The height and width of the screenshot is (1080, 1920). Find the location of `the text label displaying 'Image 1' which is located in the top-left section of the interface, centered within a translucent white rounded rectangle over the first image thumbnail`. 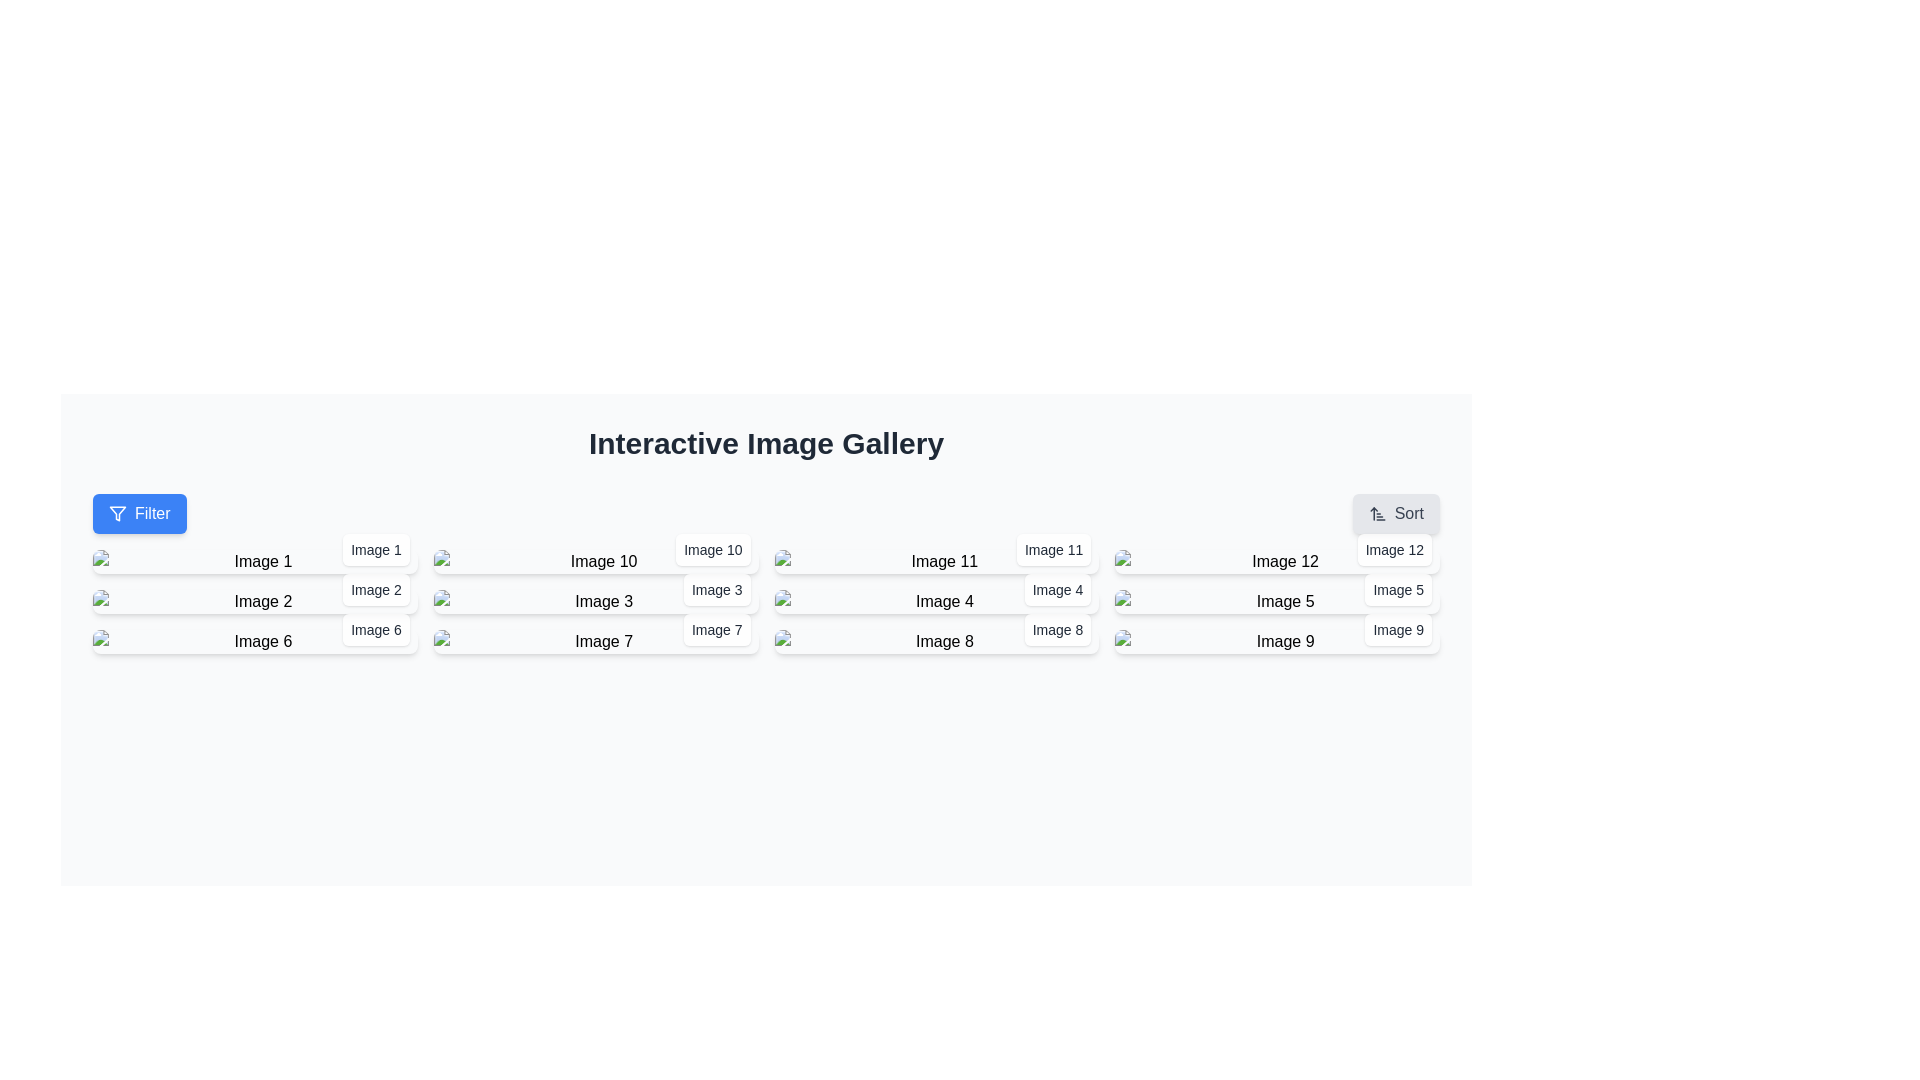

the text label displaying 'Image 1' which is located in the top-left section of the interface, centered within a translucent white rounded rectangle over the first image thumbnail is located at coordinates (376, 550).